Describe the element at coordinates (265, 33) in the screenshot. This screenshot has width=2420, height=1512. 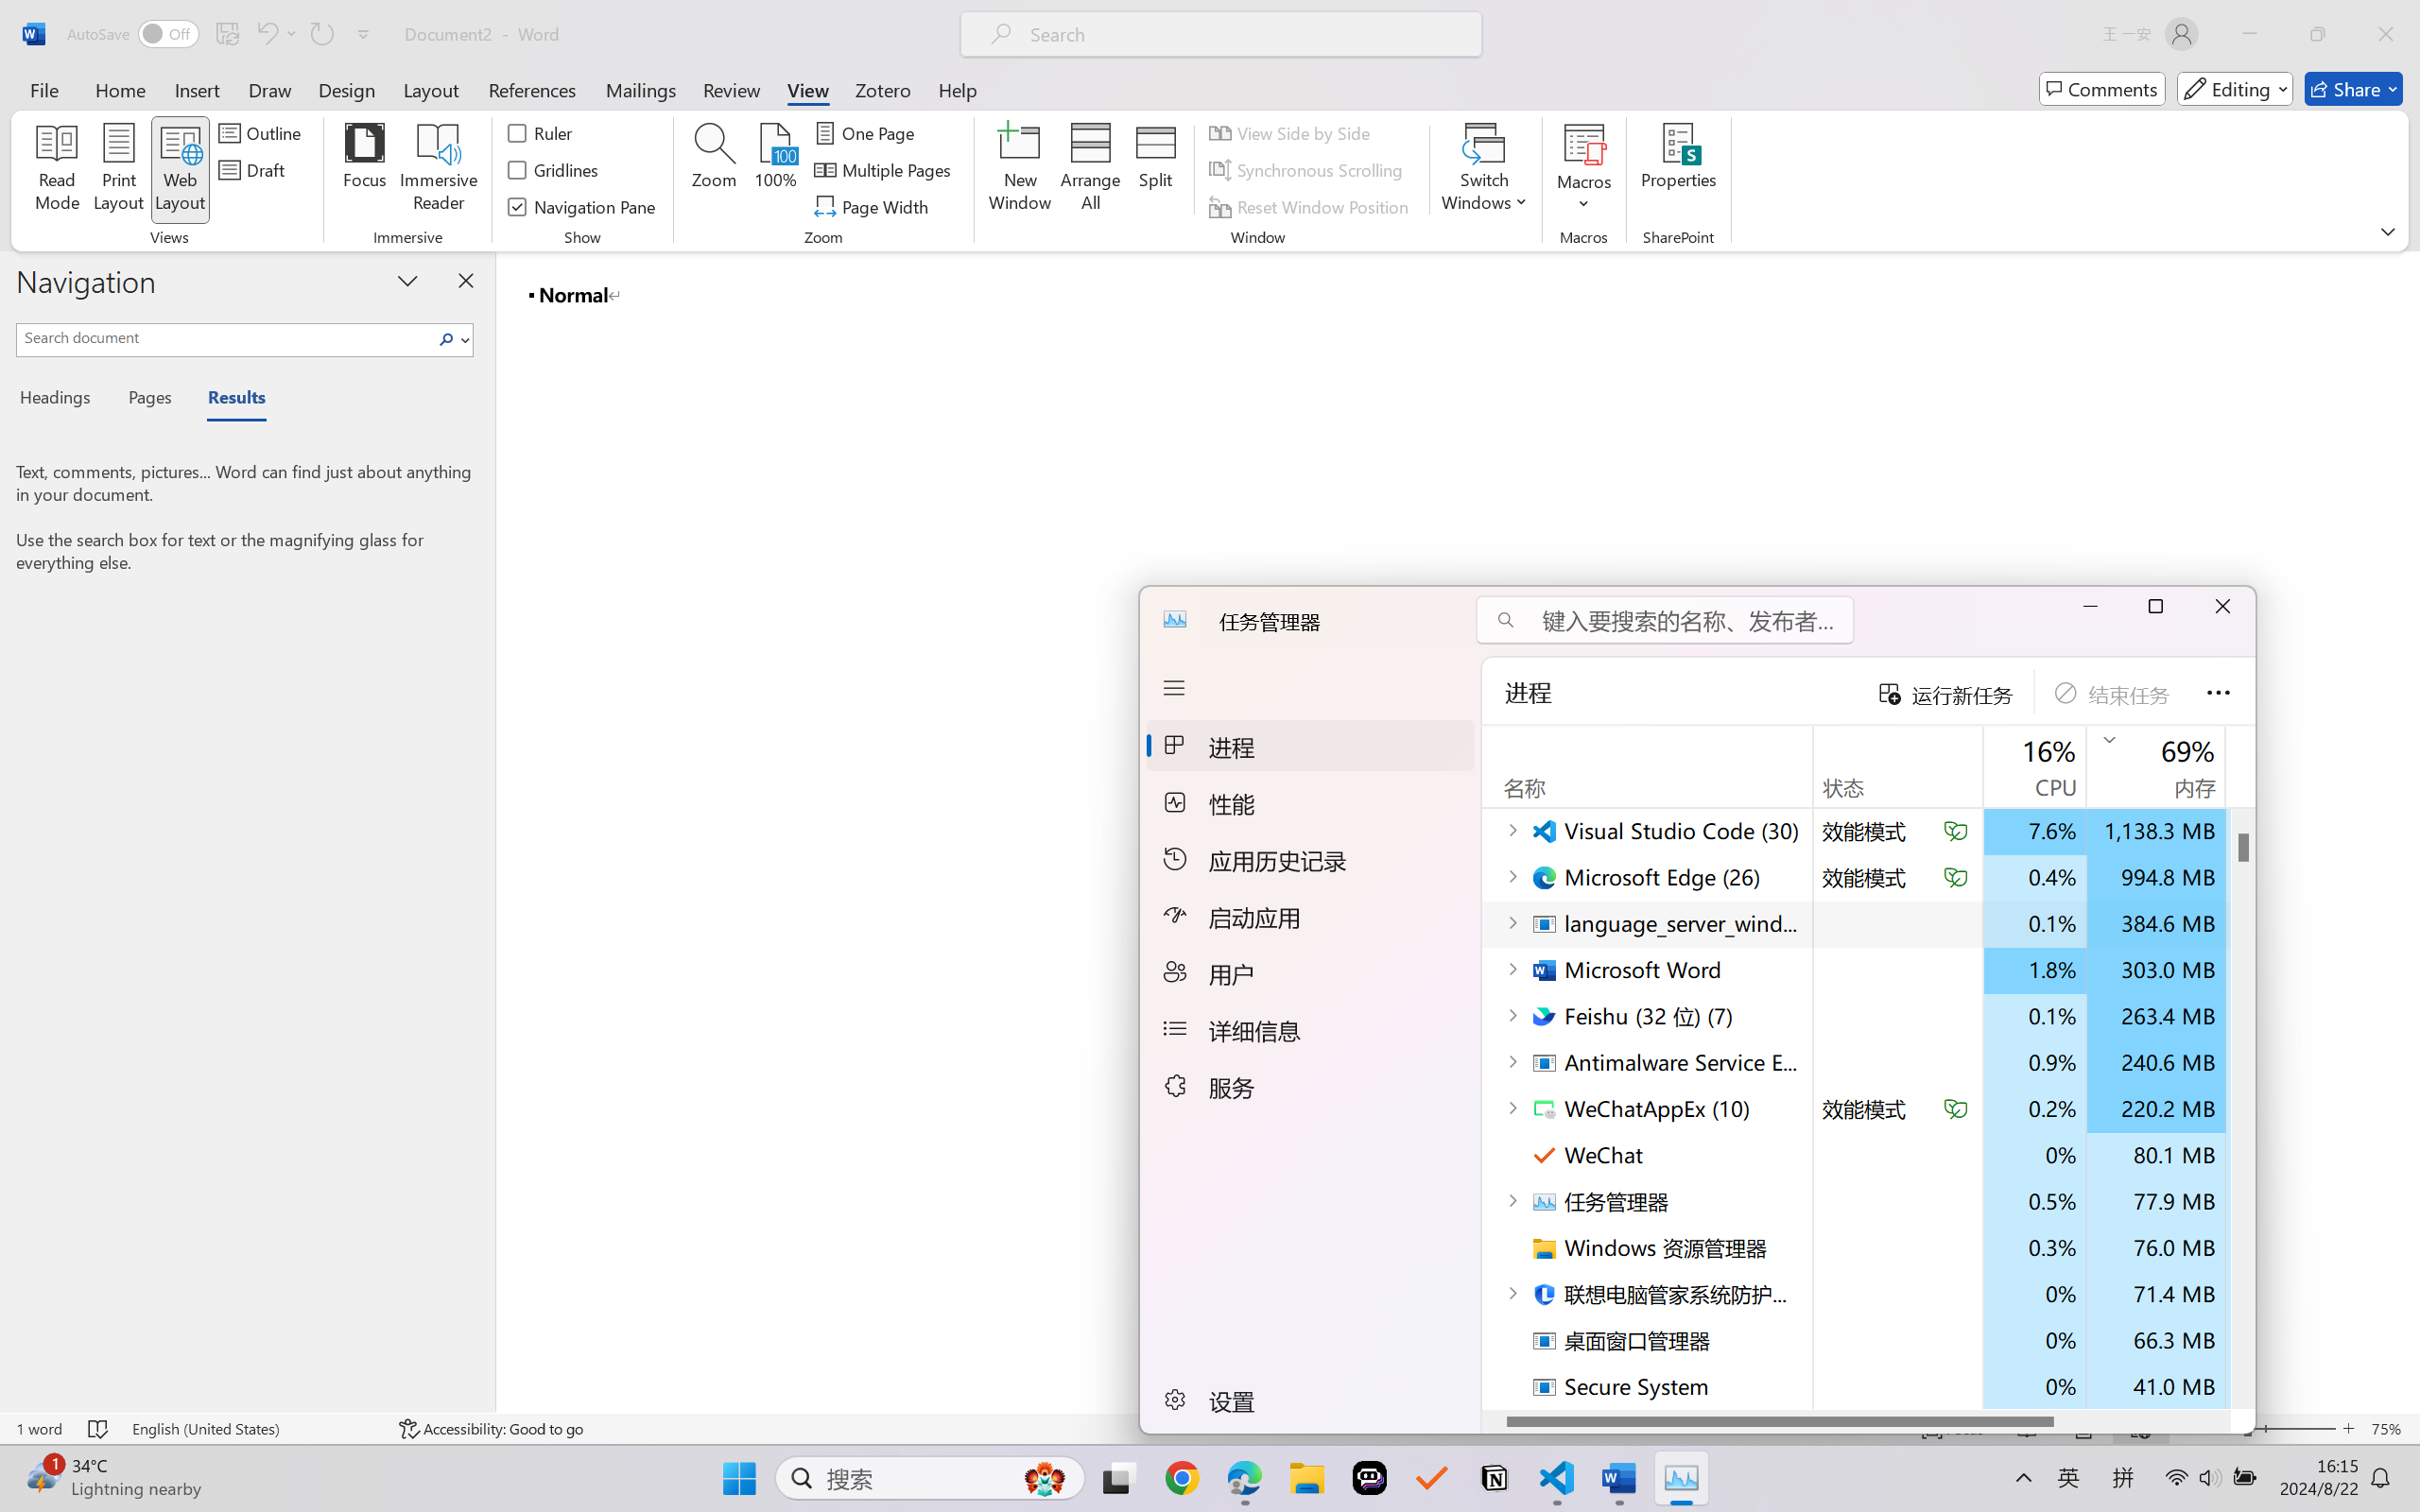
I see `'Undo <ApplyStyleToDoc>b__0'` at that location.